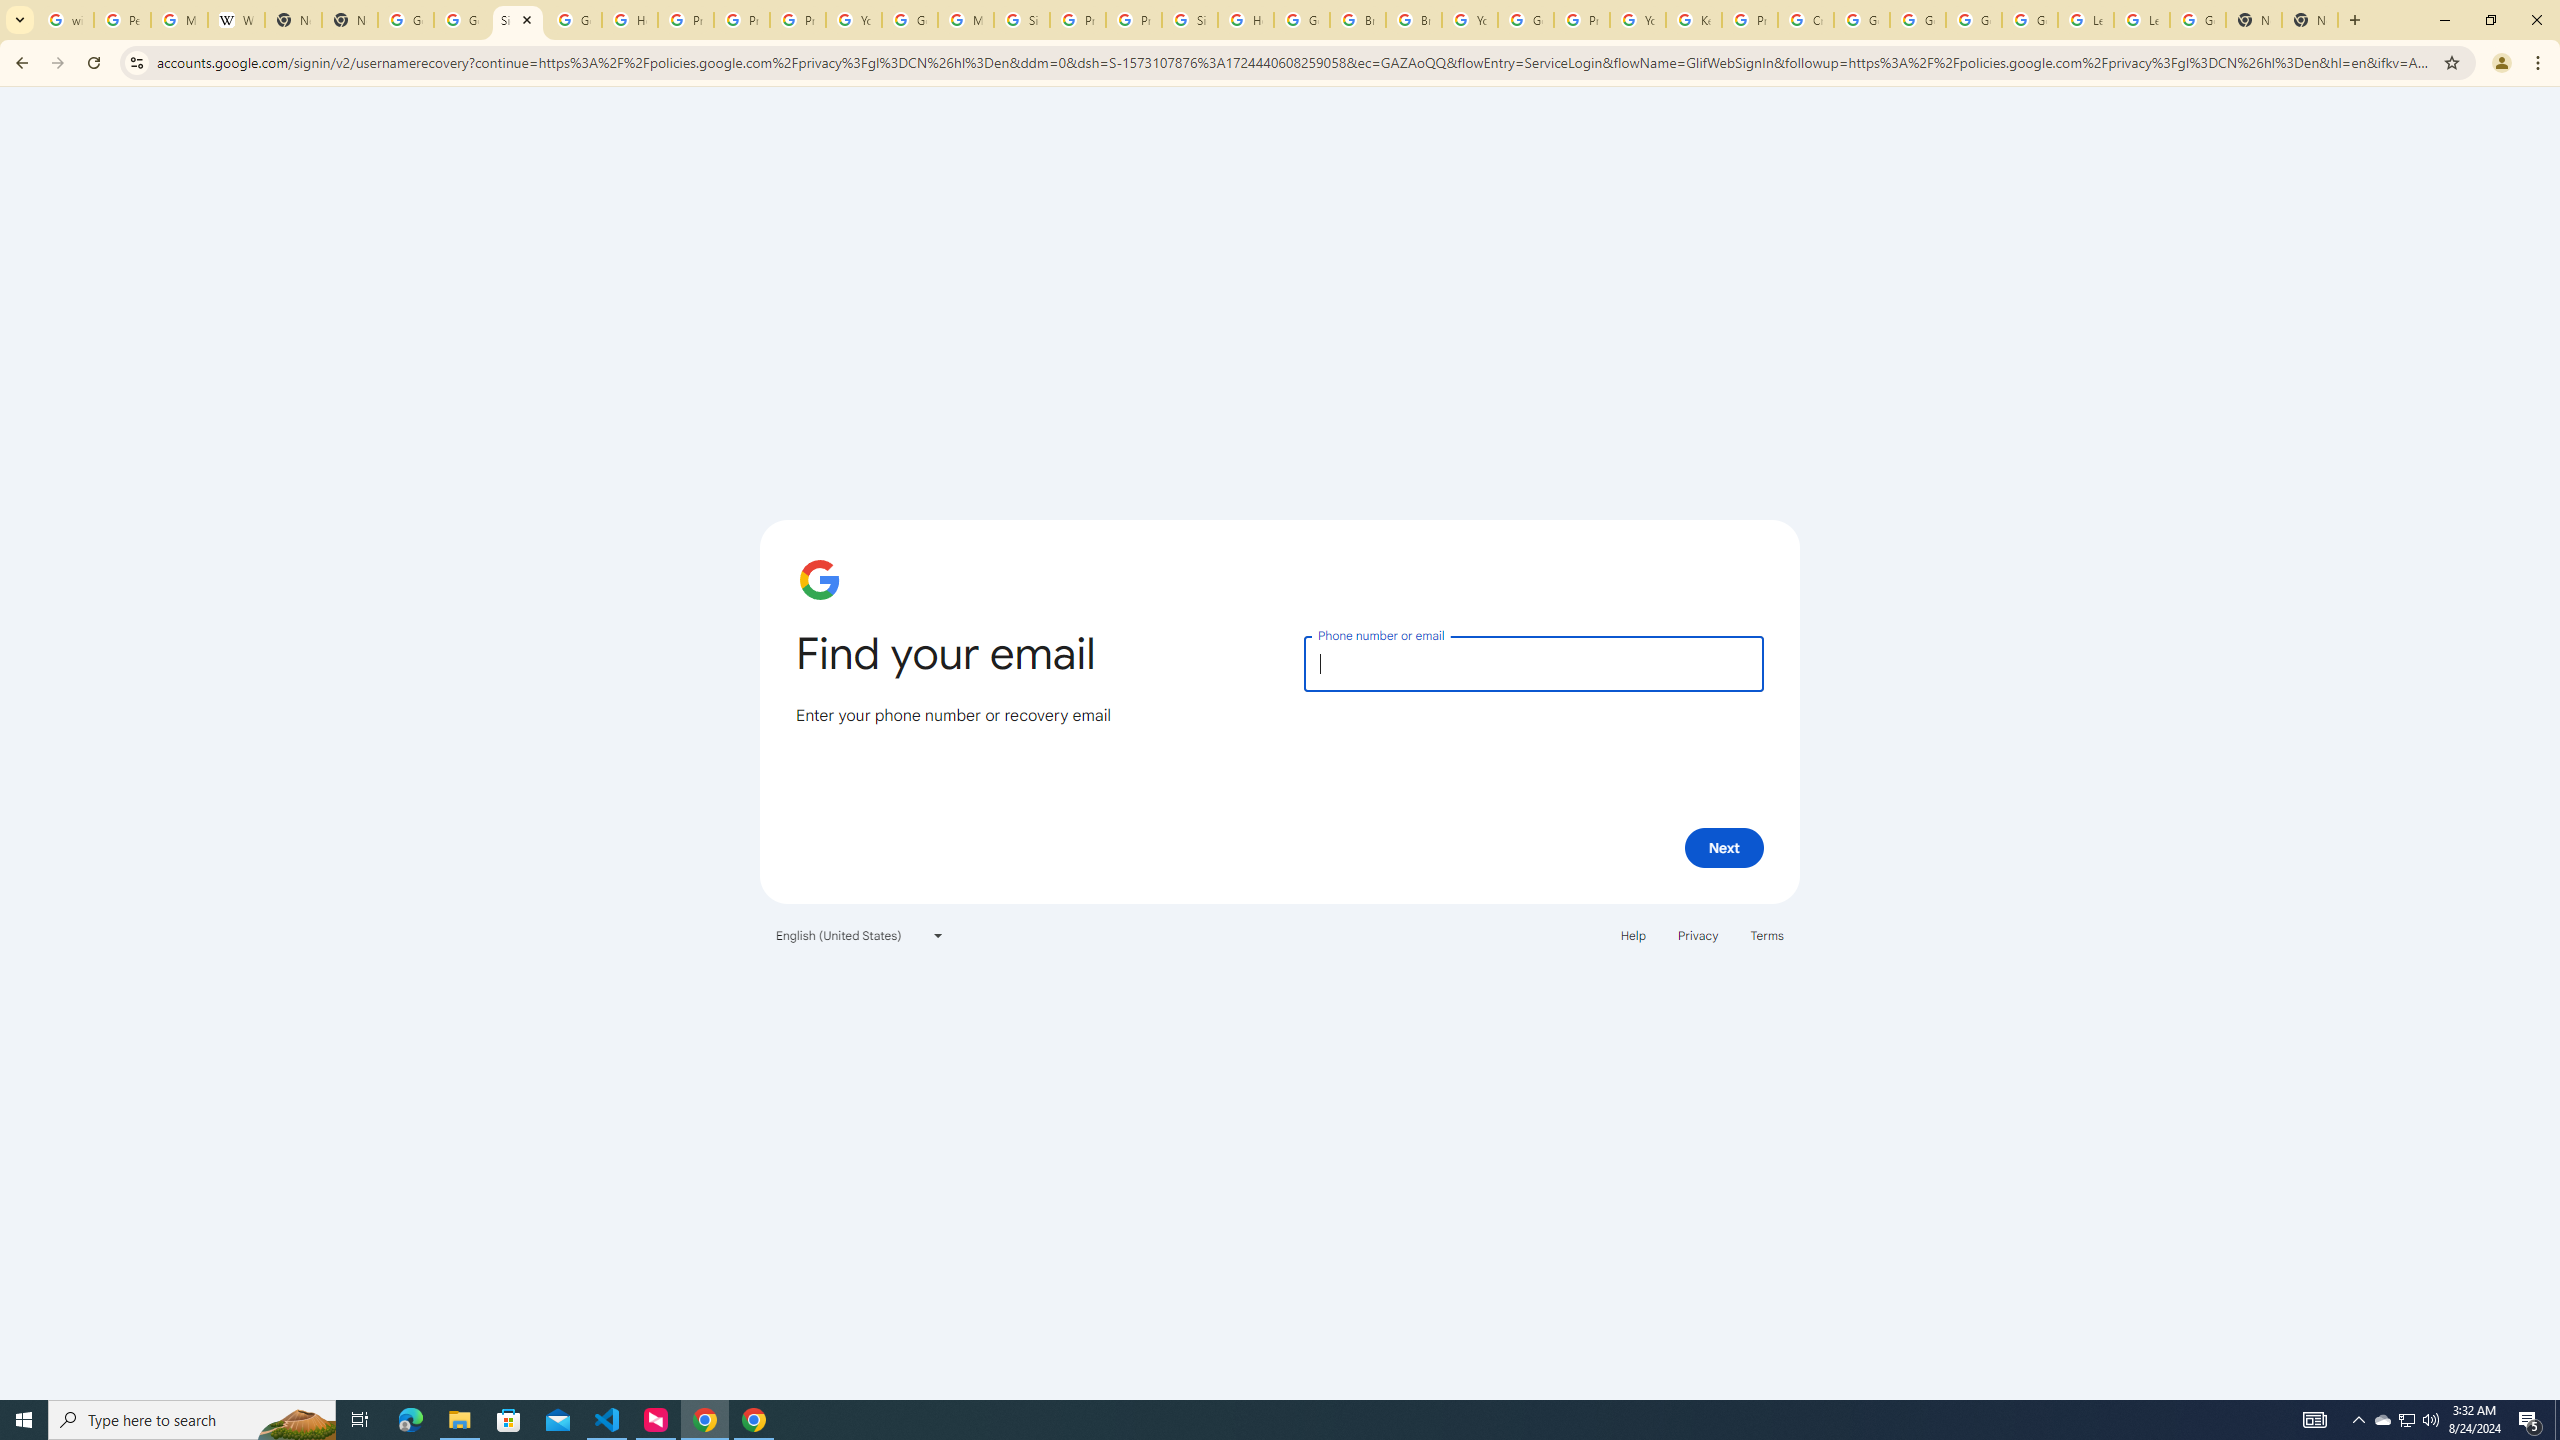 This screenshot has width=2560, height=1440. I want to click on 'Phone number or email', so click(1532, 662).